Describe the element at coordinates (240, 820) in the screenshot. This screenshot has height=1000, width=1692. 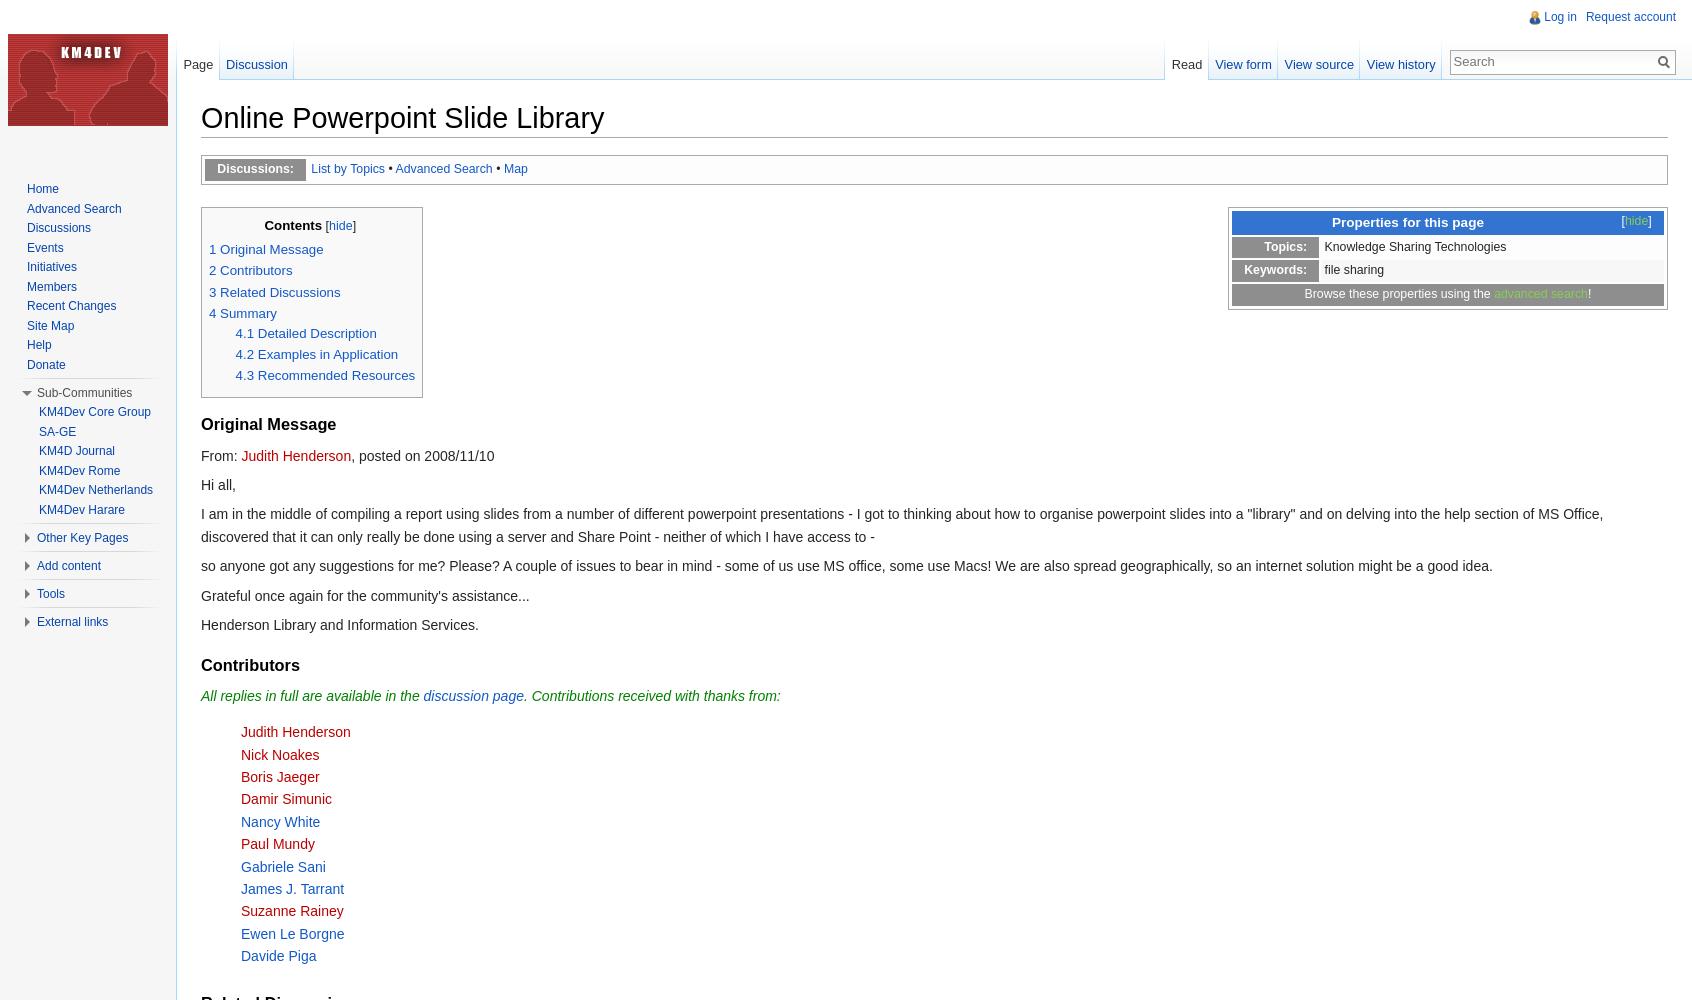
I see `'Nancy White'` at that location.